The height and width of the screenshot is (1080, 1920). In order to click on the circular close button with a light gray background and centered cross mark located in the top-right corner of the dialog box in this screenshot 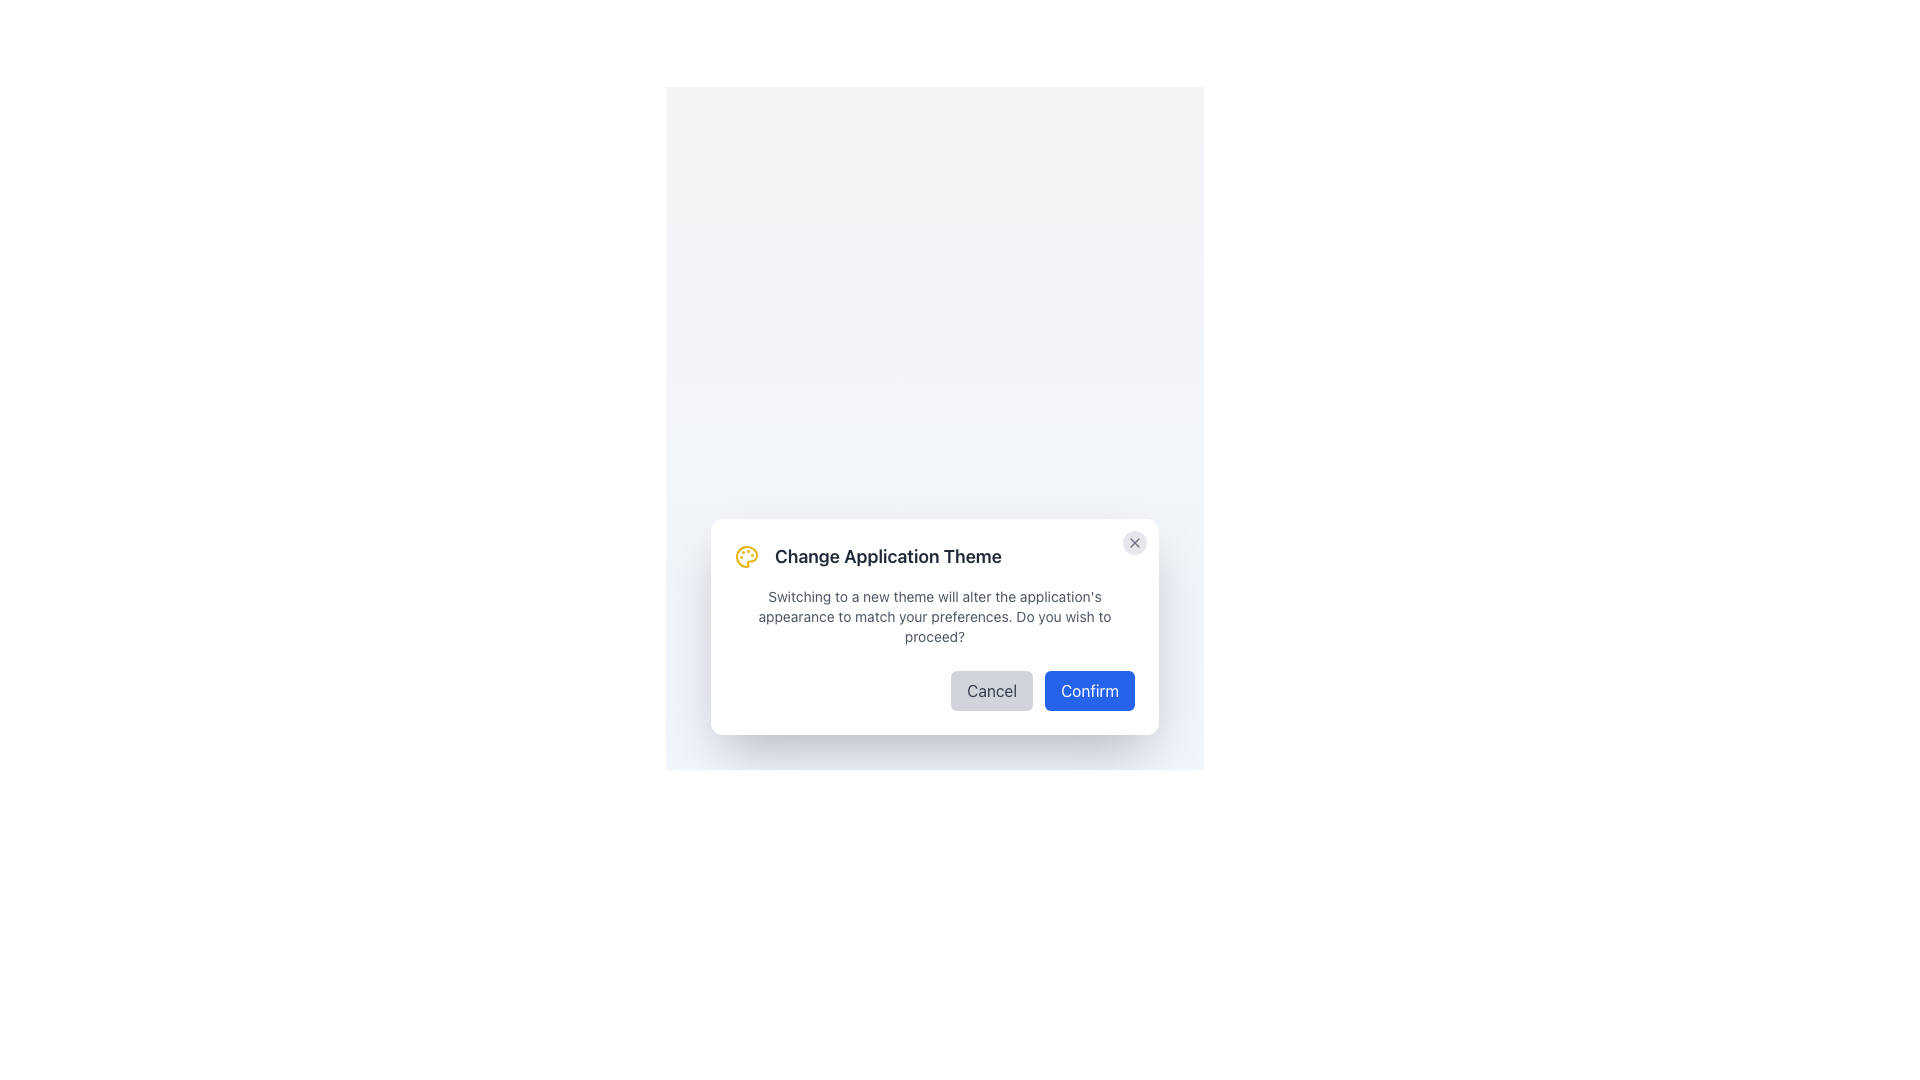, I will do `click(1134, 543)`.